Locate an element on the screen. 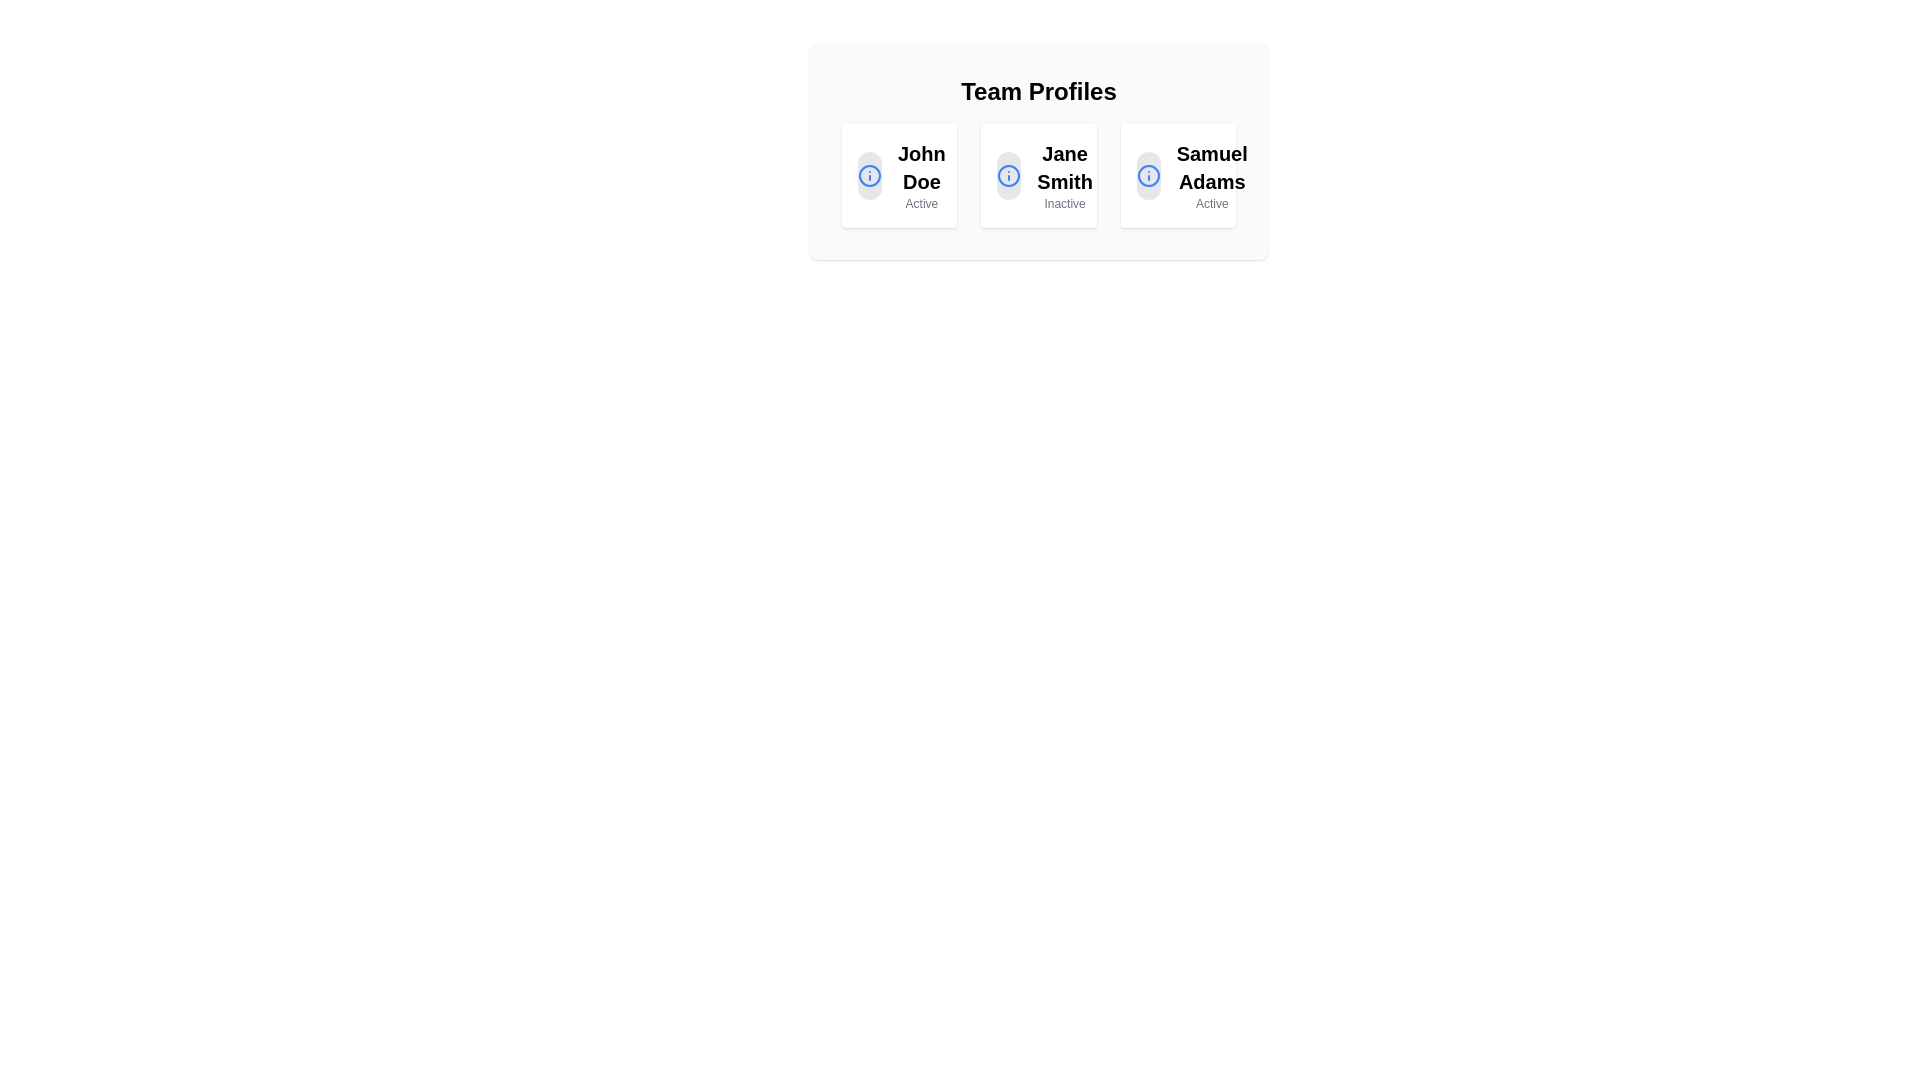 The width and height of the screenshot is (1920, 1080). the circular 'info' icon with a blue-bordered ring located in the 'Team Profiles' section under the 'John Doe' box is located at coordinates (869, 175).